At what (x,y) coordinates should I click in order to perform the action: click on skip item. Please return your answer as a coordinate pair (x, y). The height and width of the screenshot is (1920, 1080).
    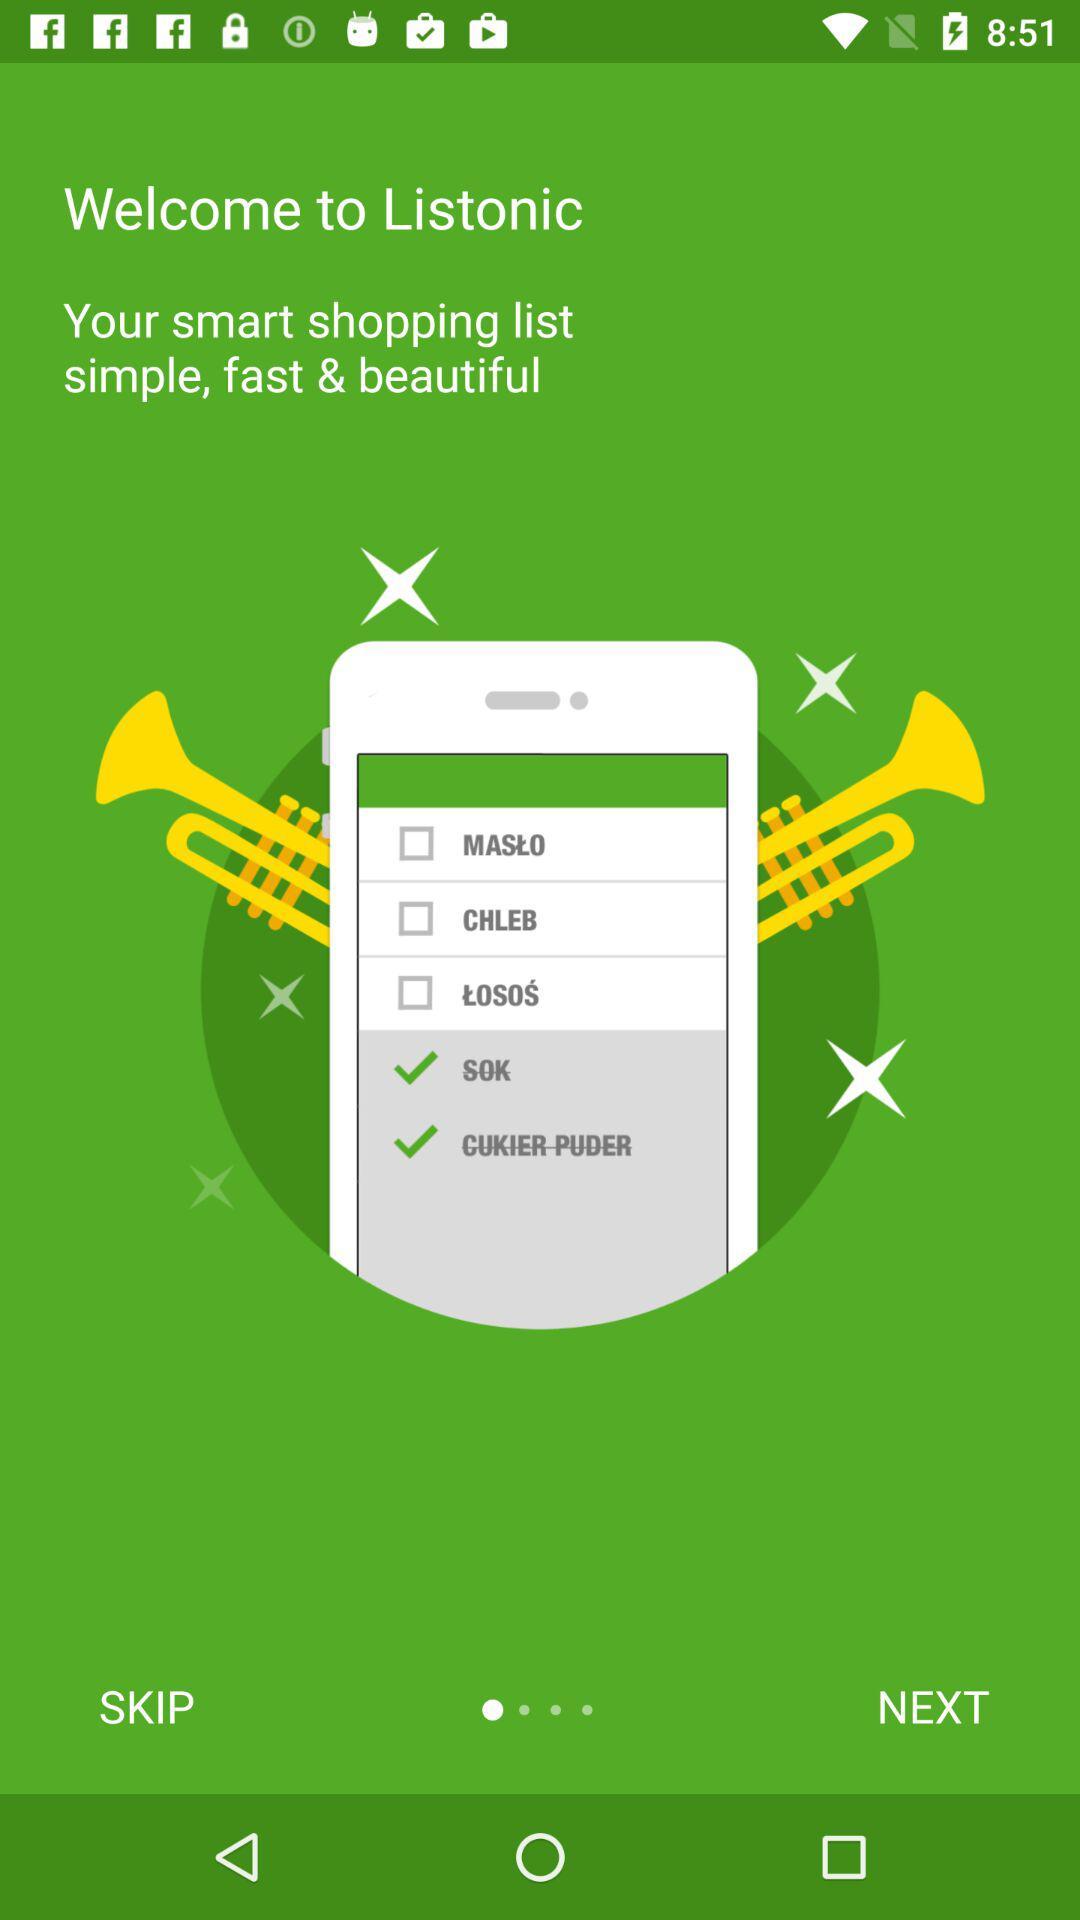
    Looking at the image, I should click on (145, 1705).